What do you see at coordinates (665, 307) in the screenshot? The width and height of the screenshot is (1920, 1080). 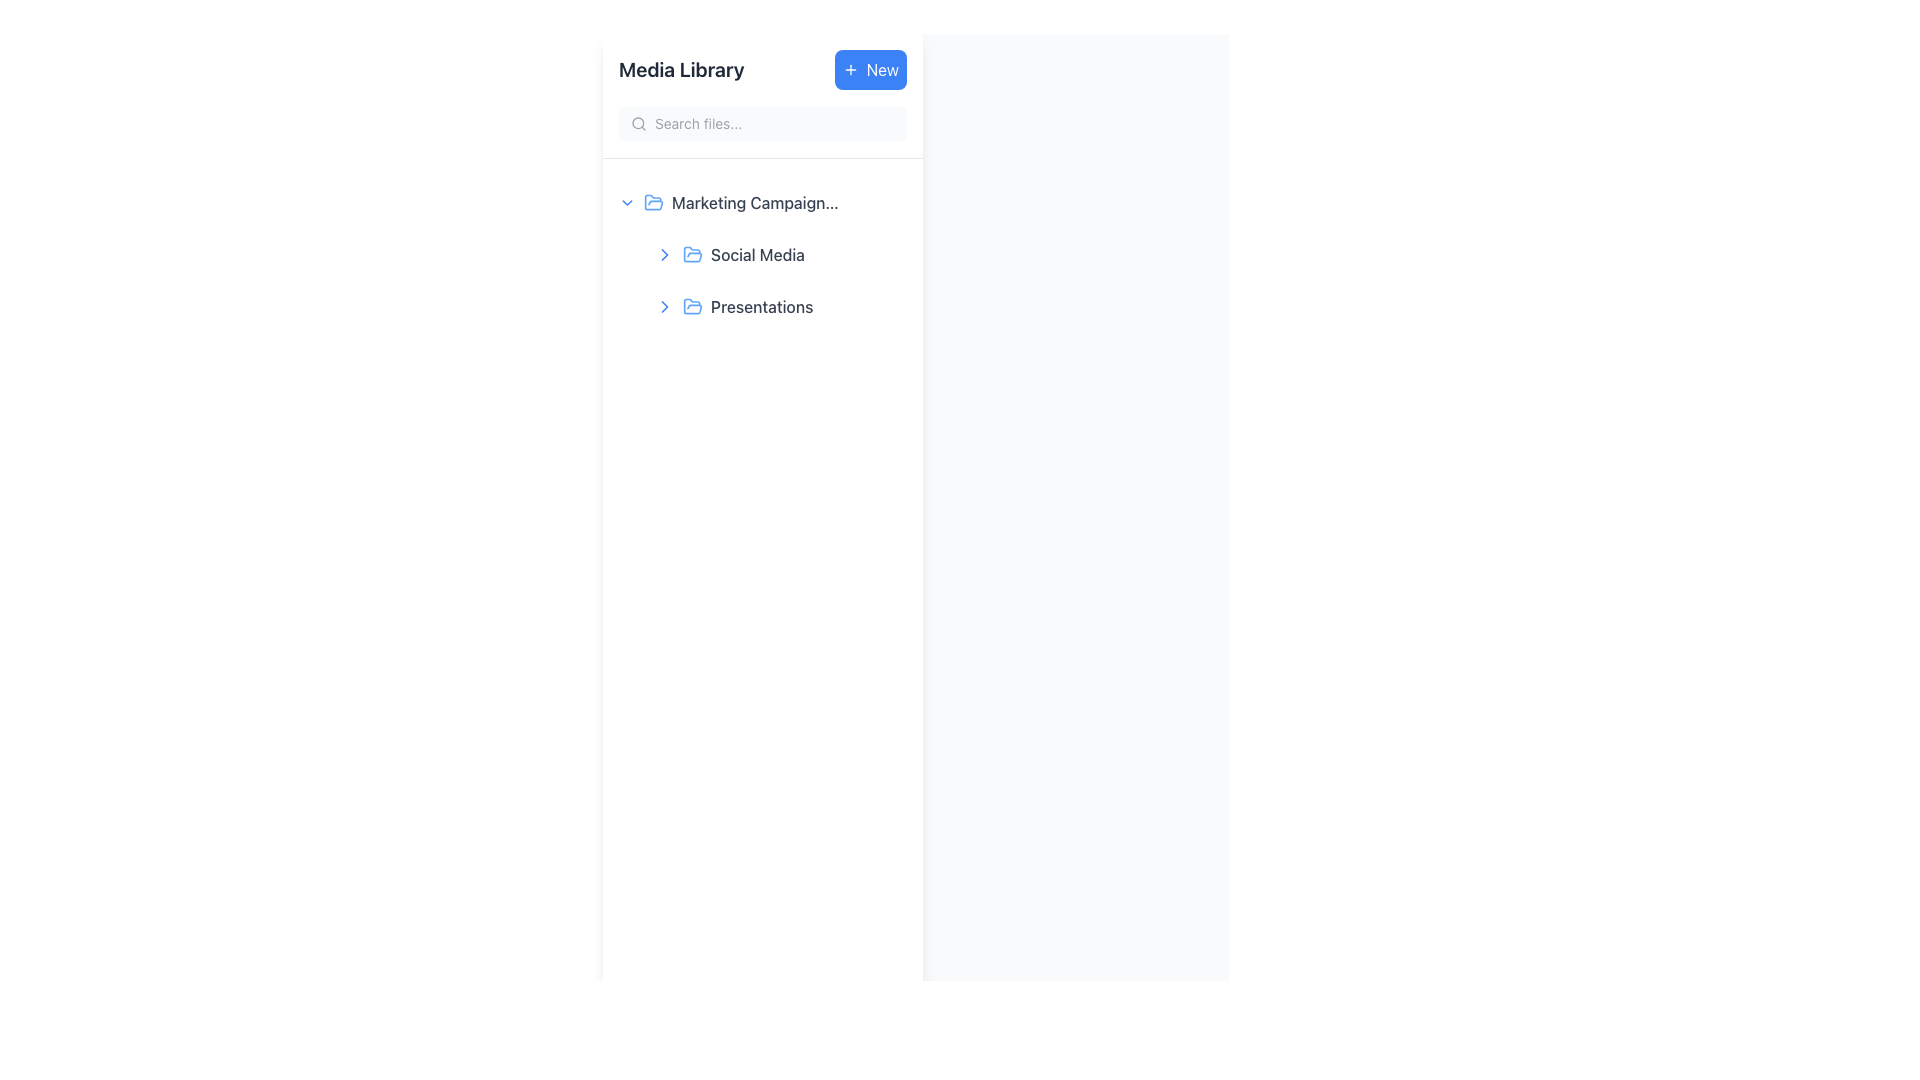 I see `the Chevron Downward Icon located in the left navigation panel` at bounding box center [665, 307].